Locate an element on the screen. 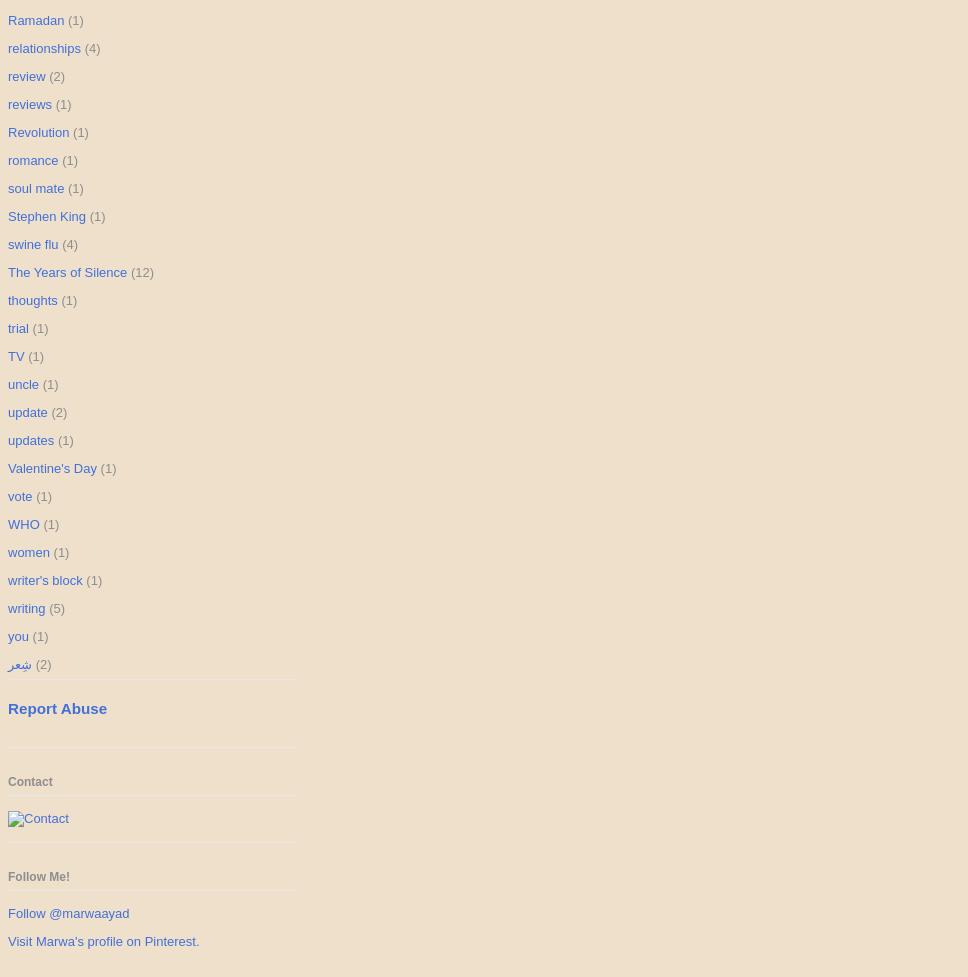 The image size is (968, 977). 'thoughts' is located at coordinates (8, 299).